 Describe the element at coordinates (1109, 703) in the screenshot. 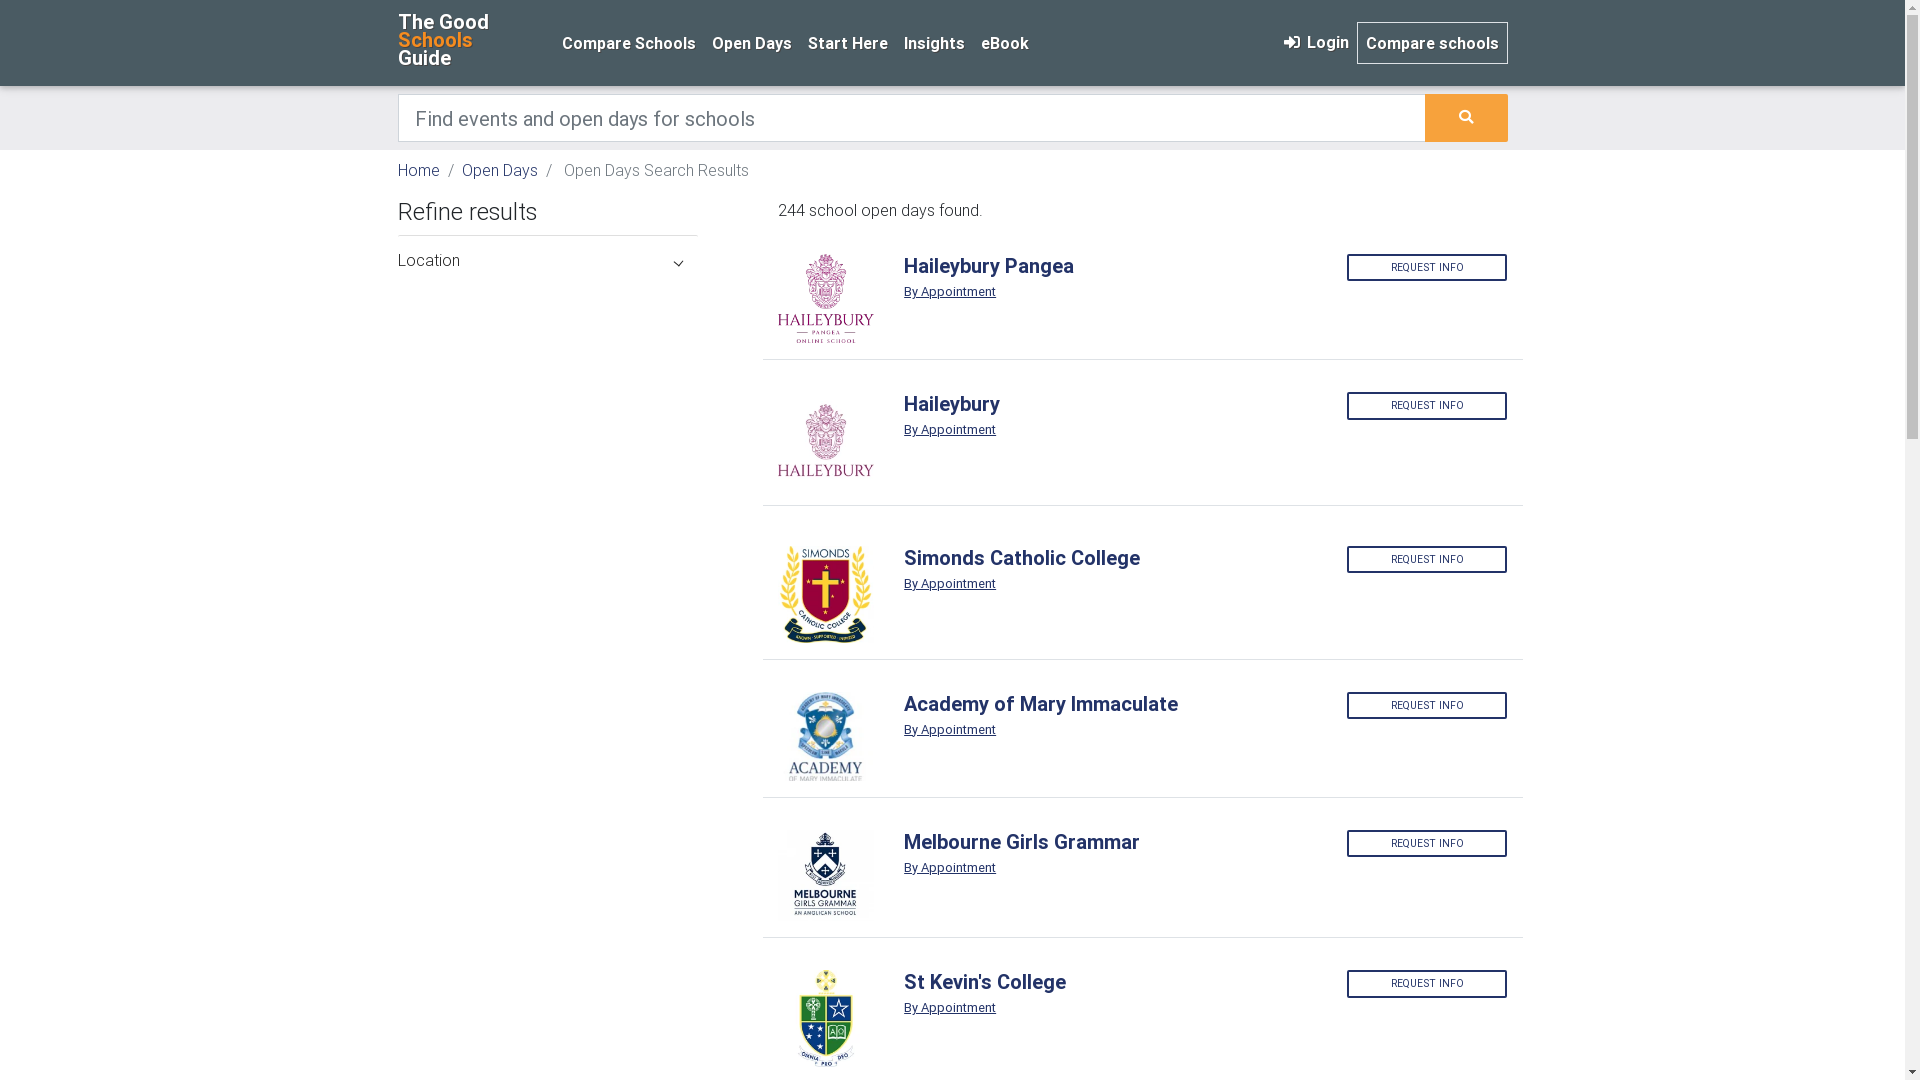

I see `'Academy of Mary Immaculate'` at that location.